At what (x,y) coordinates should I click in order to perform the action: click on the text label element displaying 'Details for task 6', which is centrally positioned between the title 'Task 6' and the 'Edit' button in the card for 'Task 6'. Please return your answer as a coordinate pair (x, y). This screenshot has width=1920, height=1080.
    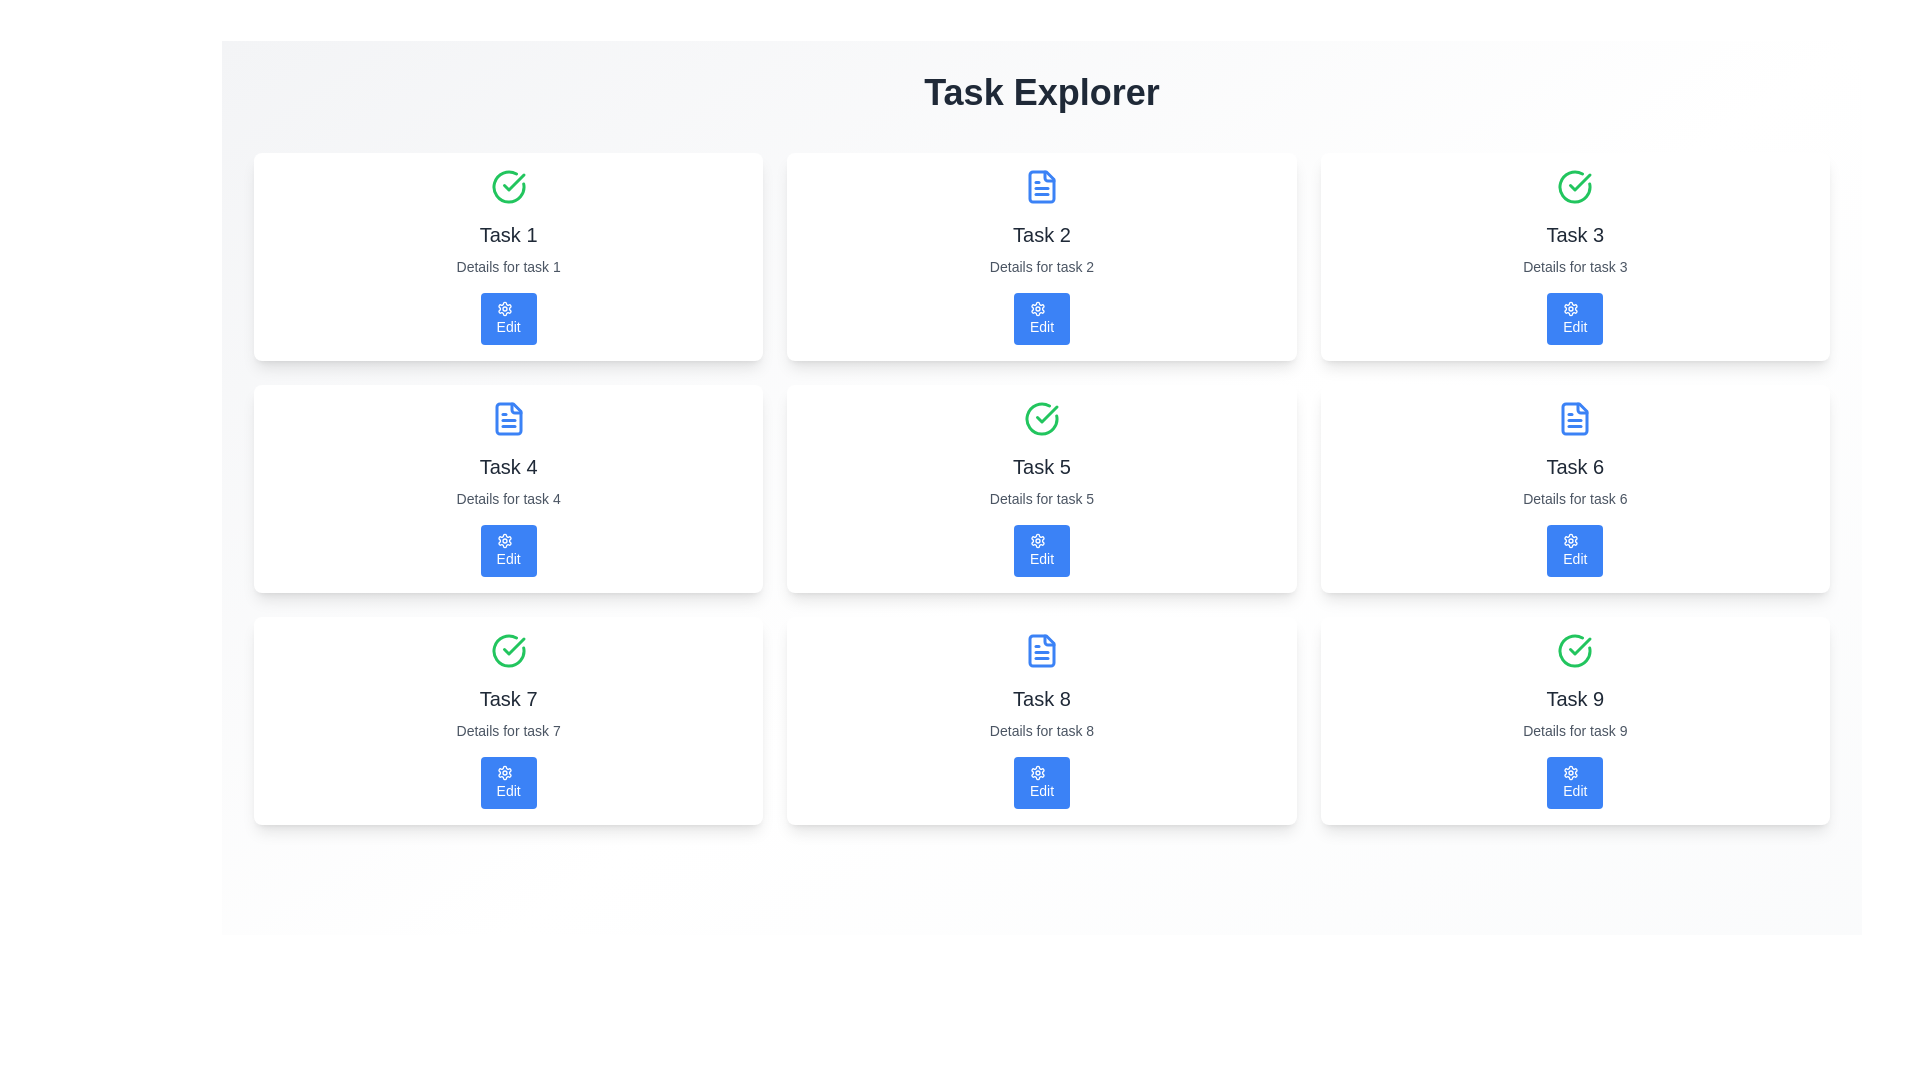
    Looking at the image, I should click on (1574, 497).